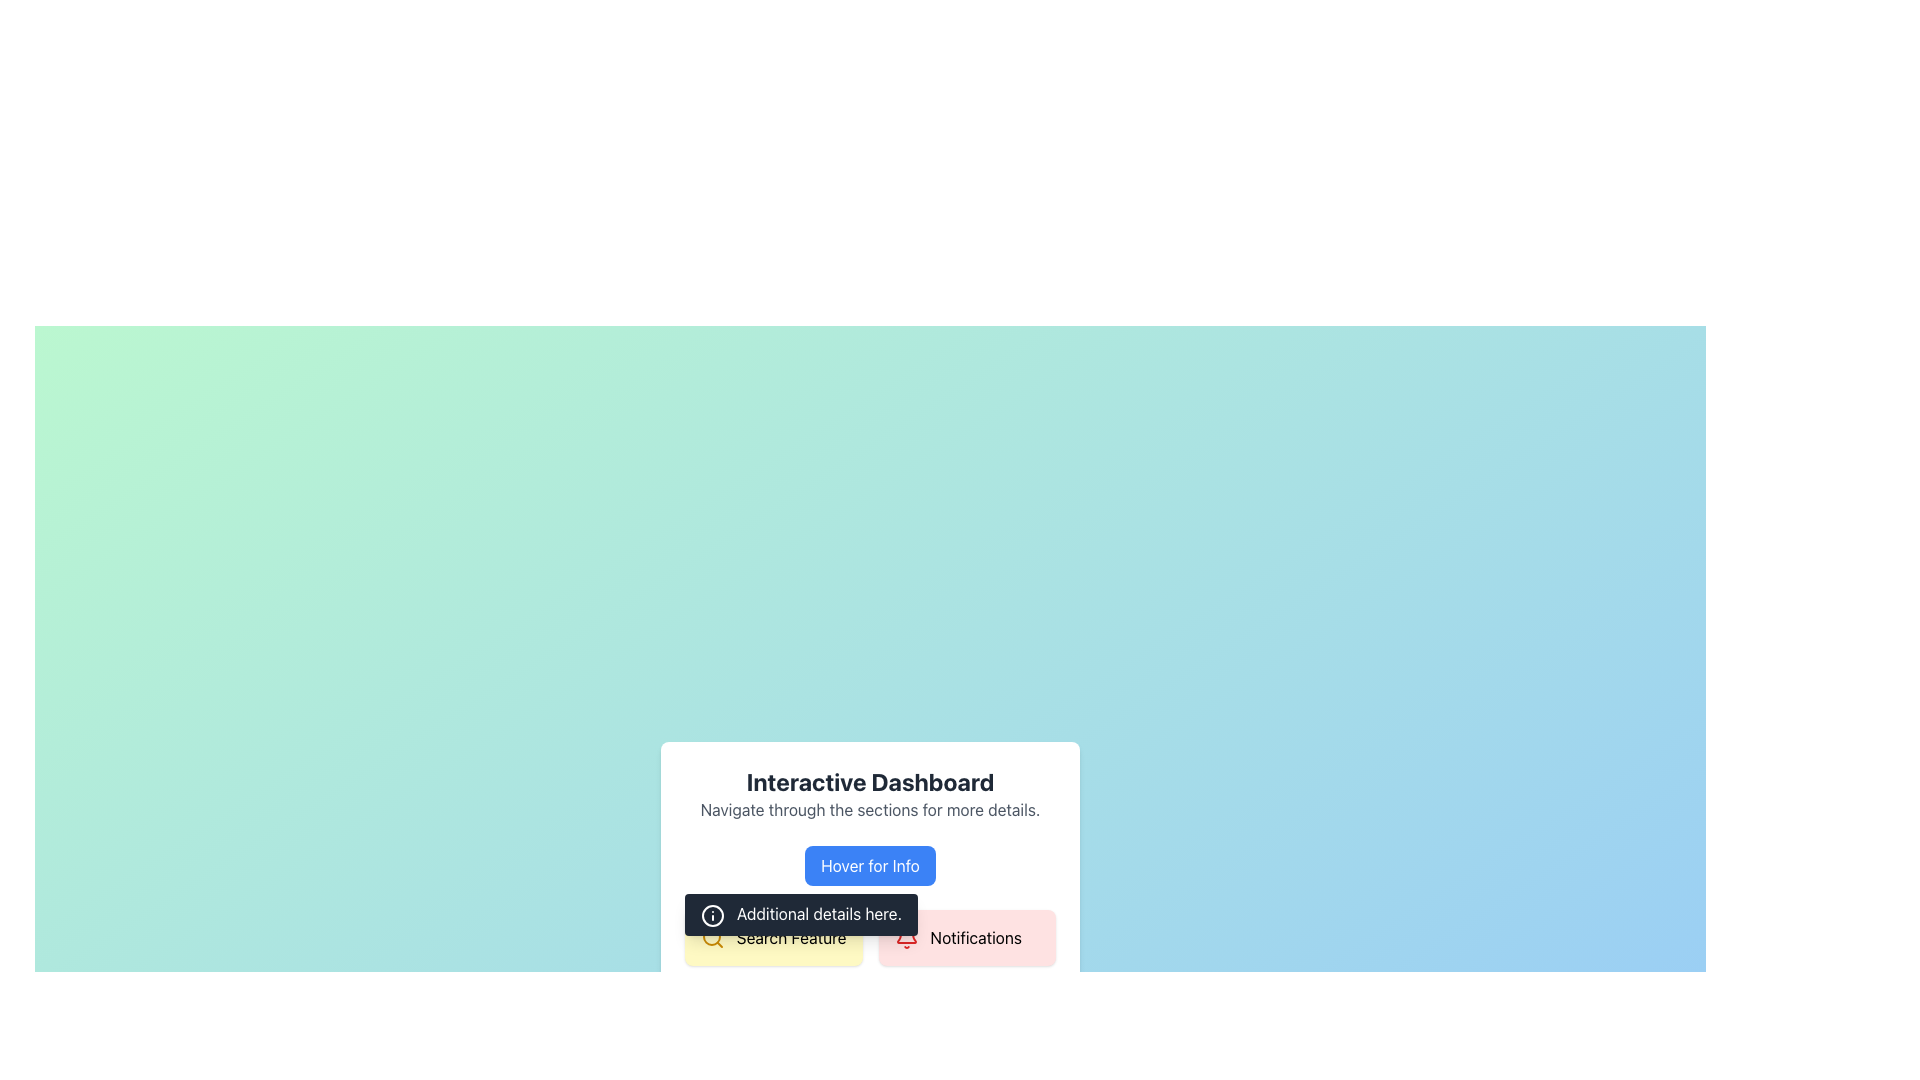  What do you see at coordinates (870, 865) in the screenshot?
I see `the button located under the title 'Interactive Dashboard'` at bounding box center [870, 865].